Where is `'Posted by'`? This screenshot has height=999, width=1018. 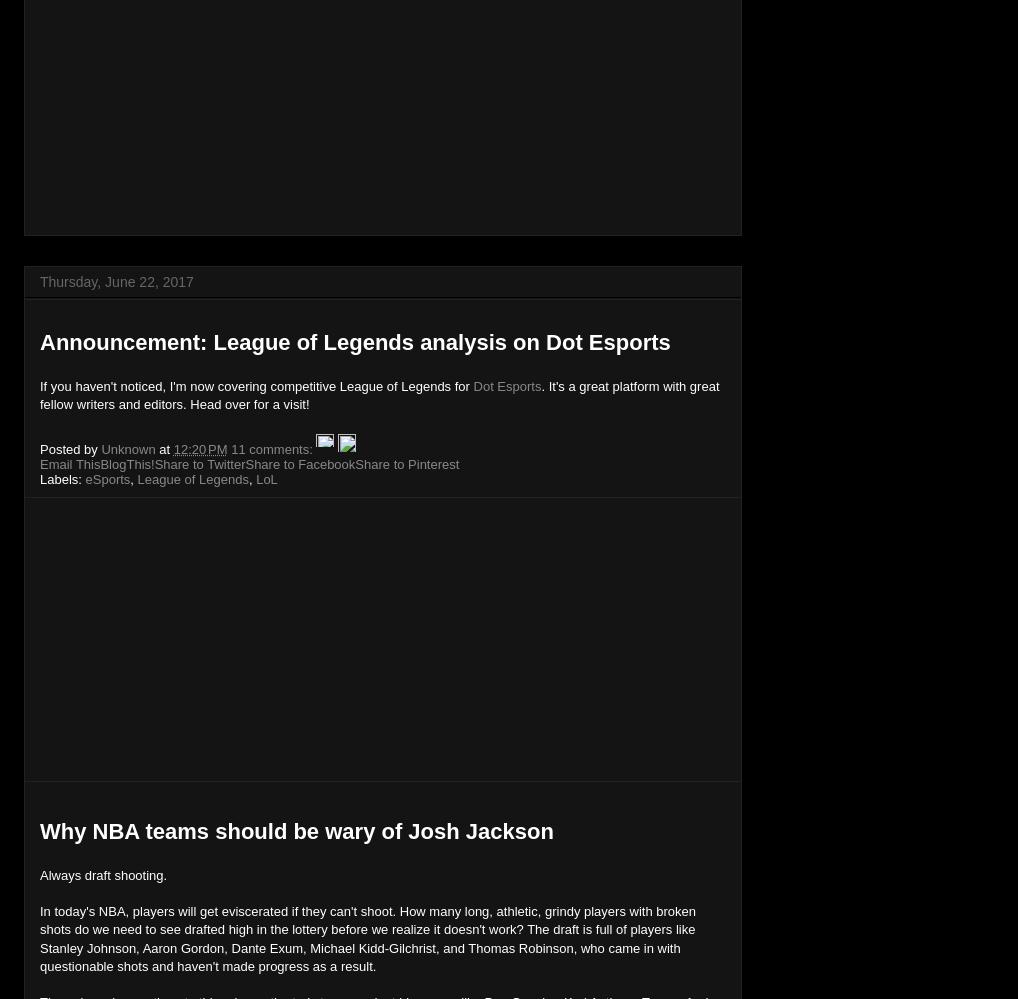
'Posted by' is located at coordinates (70, 448).